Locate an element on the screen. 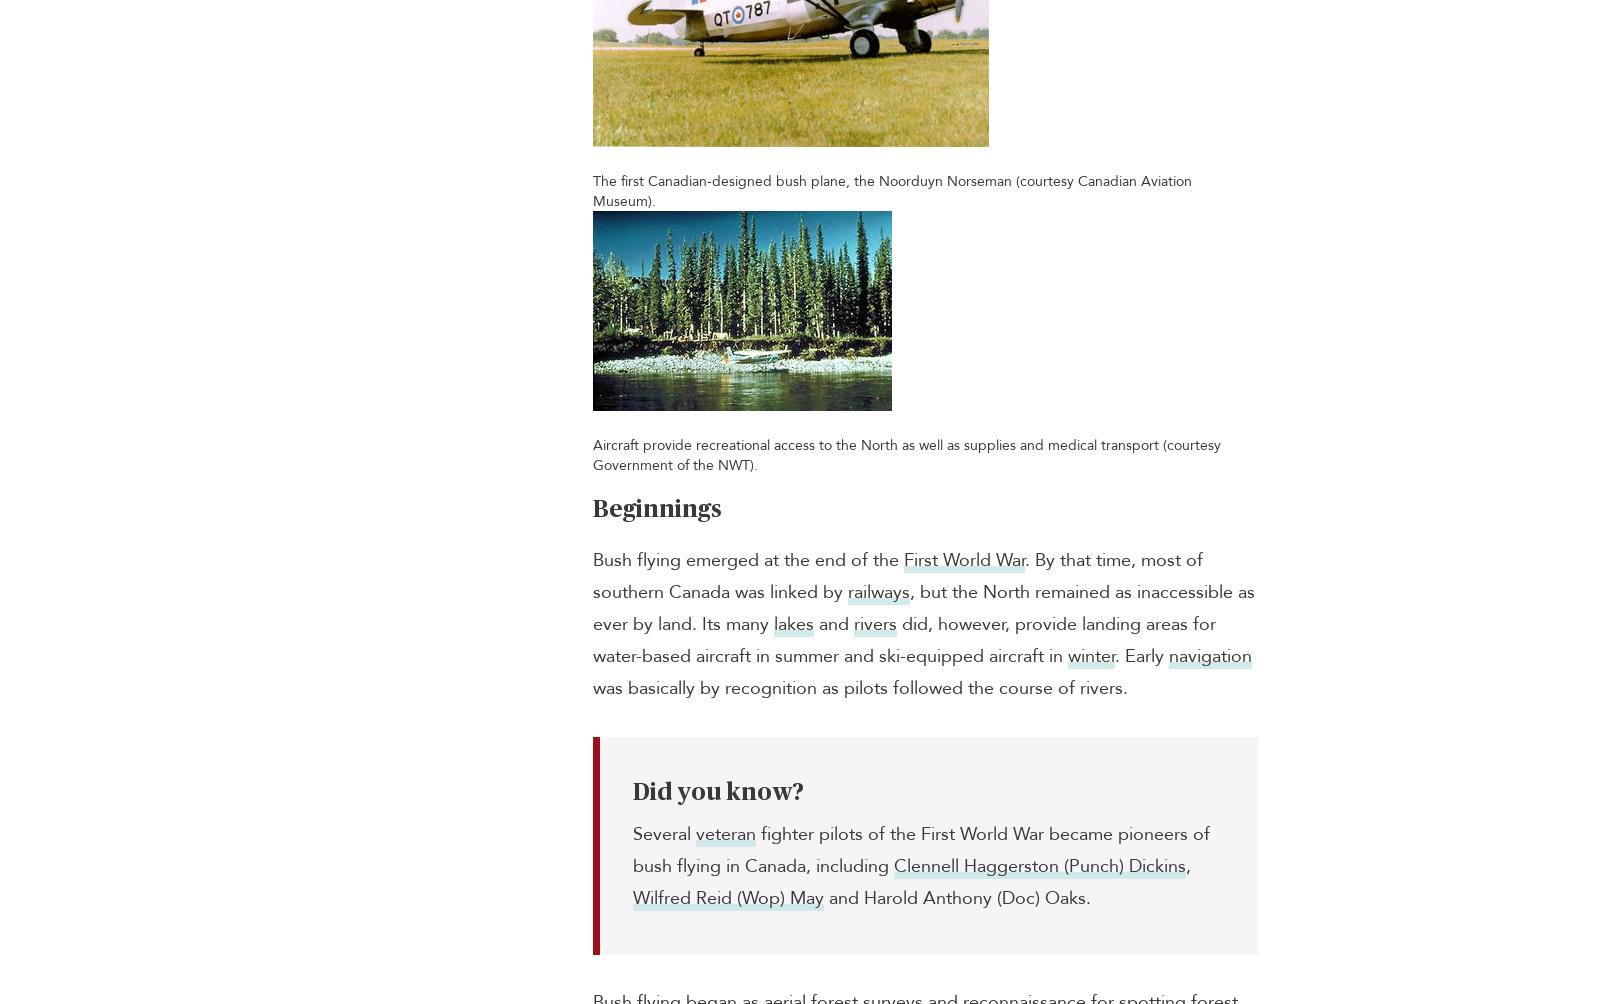  'Heritage minutes' is located at coordinates (1259, 885).